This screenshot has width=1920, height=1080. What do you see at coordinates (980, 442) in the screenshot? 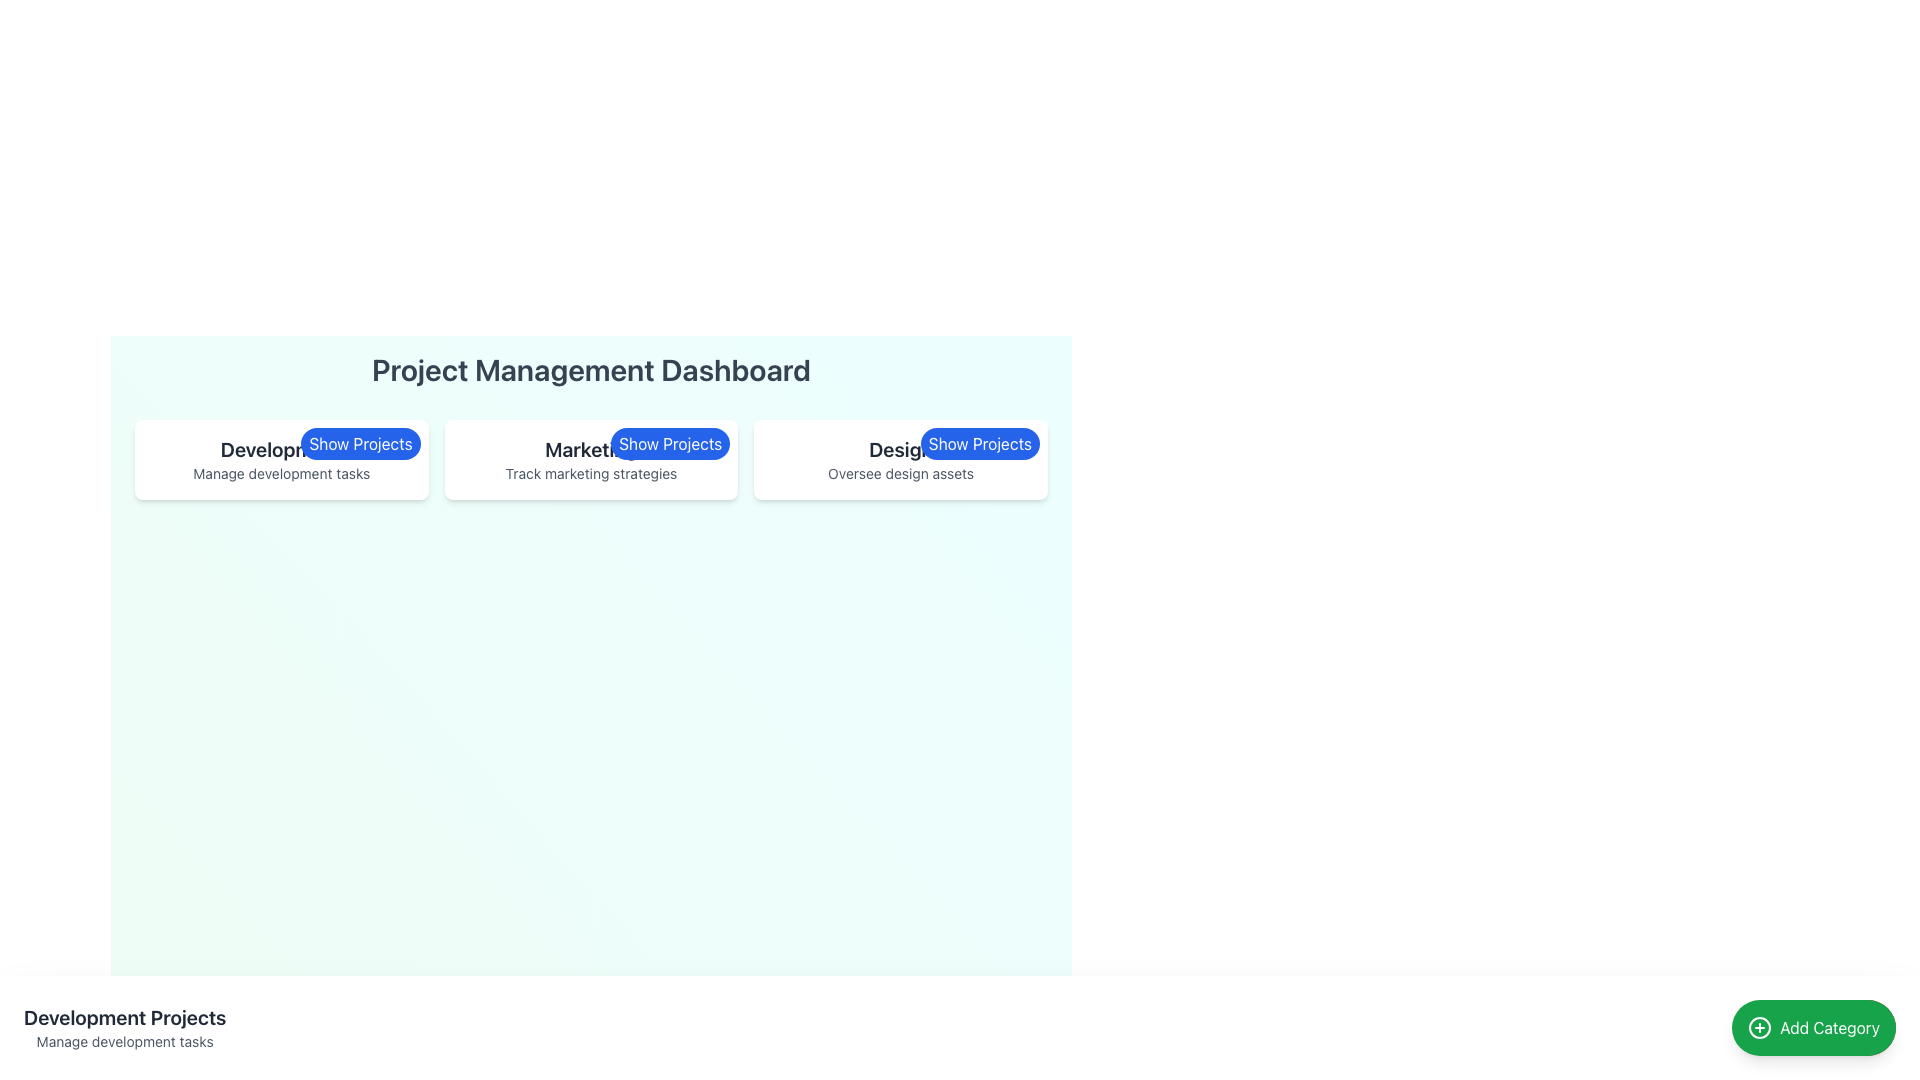
I see `the button in the top-right corner of the 'Design' card labeled 'Oversee design assets'` at bounding box center [980, 442].